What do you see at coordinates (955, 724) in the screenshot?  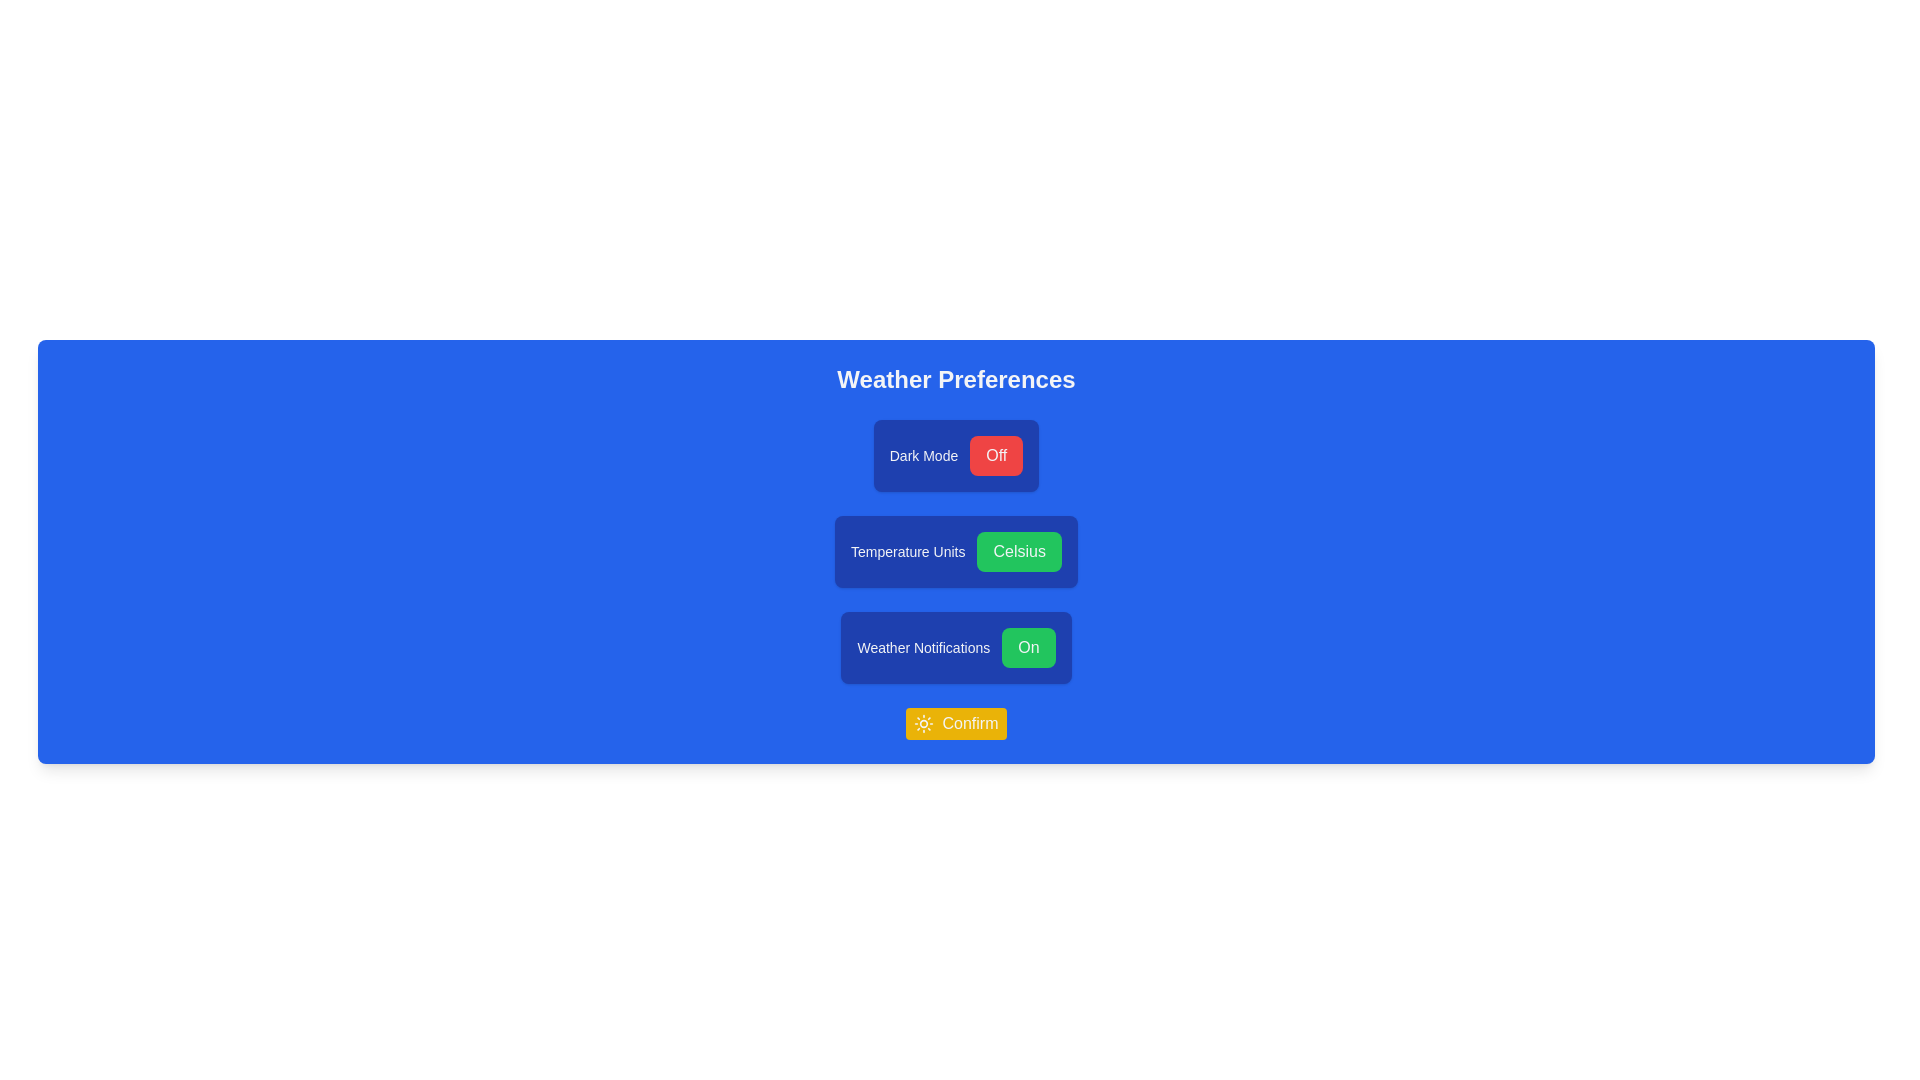 I see `the Confirm button to apply changes` at bounding box center [955, 724].